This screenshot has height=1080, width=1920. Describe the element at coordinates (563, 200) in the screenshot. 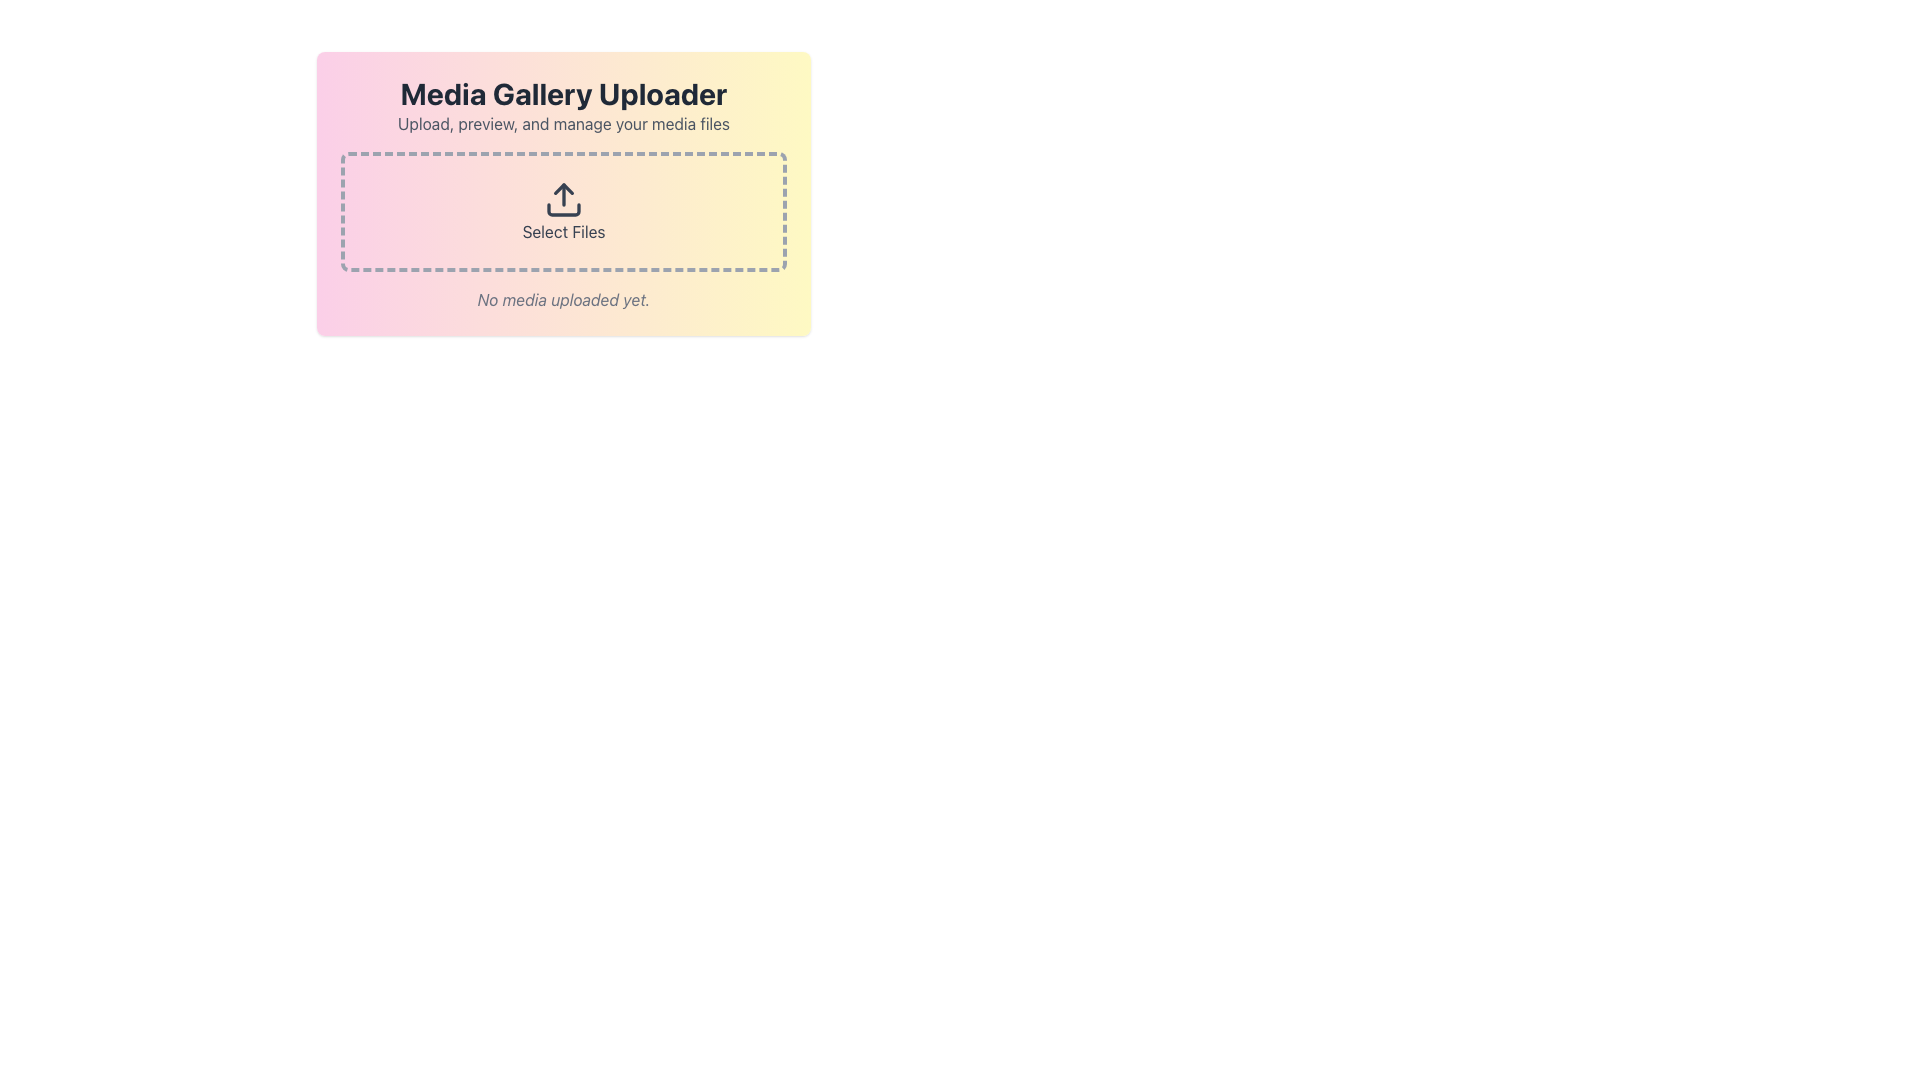

I see `the upload icon located inside the 'Select Files' bordered box, which is centered in the dashed-bordered panel` at that location.